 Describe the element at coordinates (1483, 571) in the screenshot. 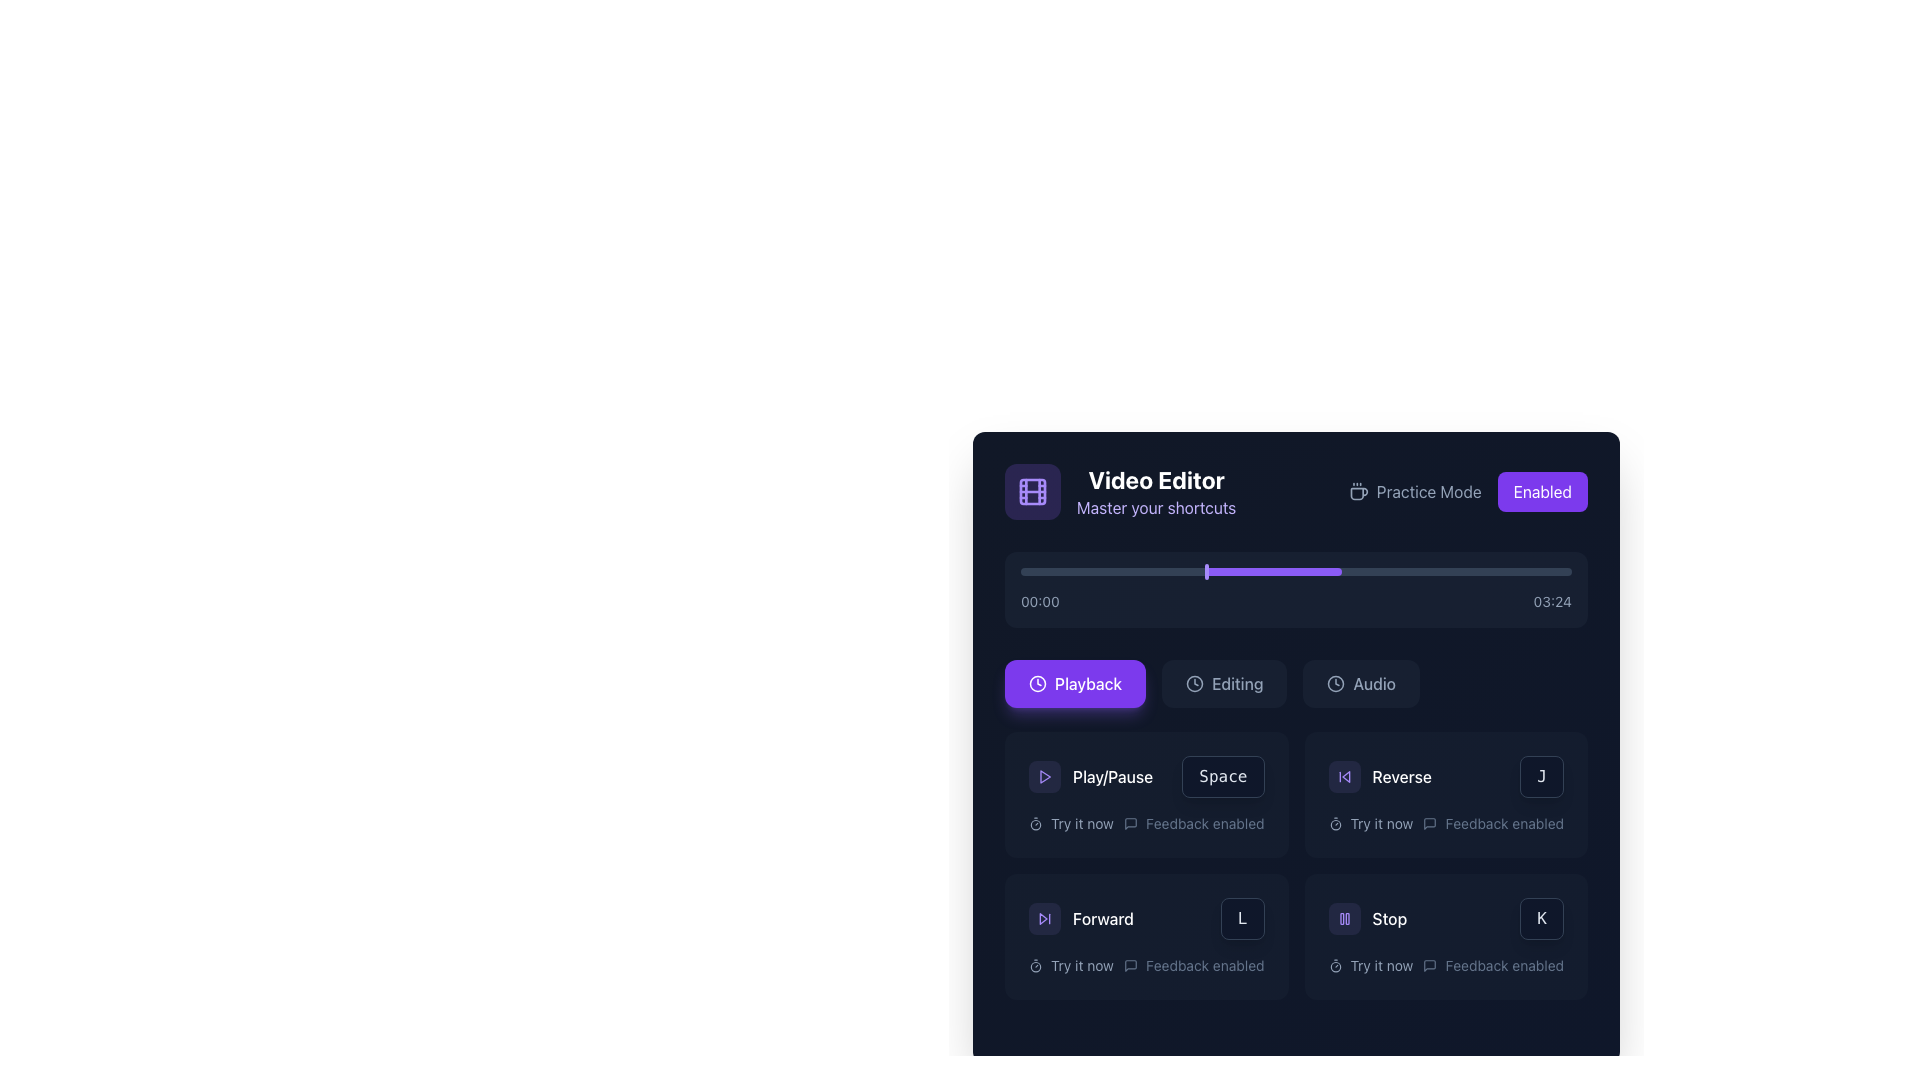

I see `the playback time` at that location.